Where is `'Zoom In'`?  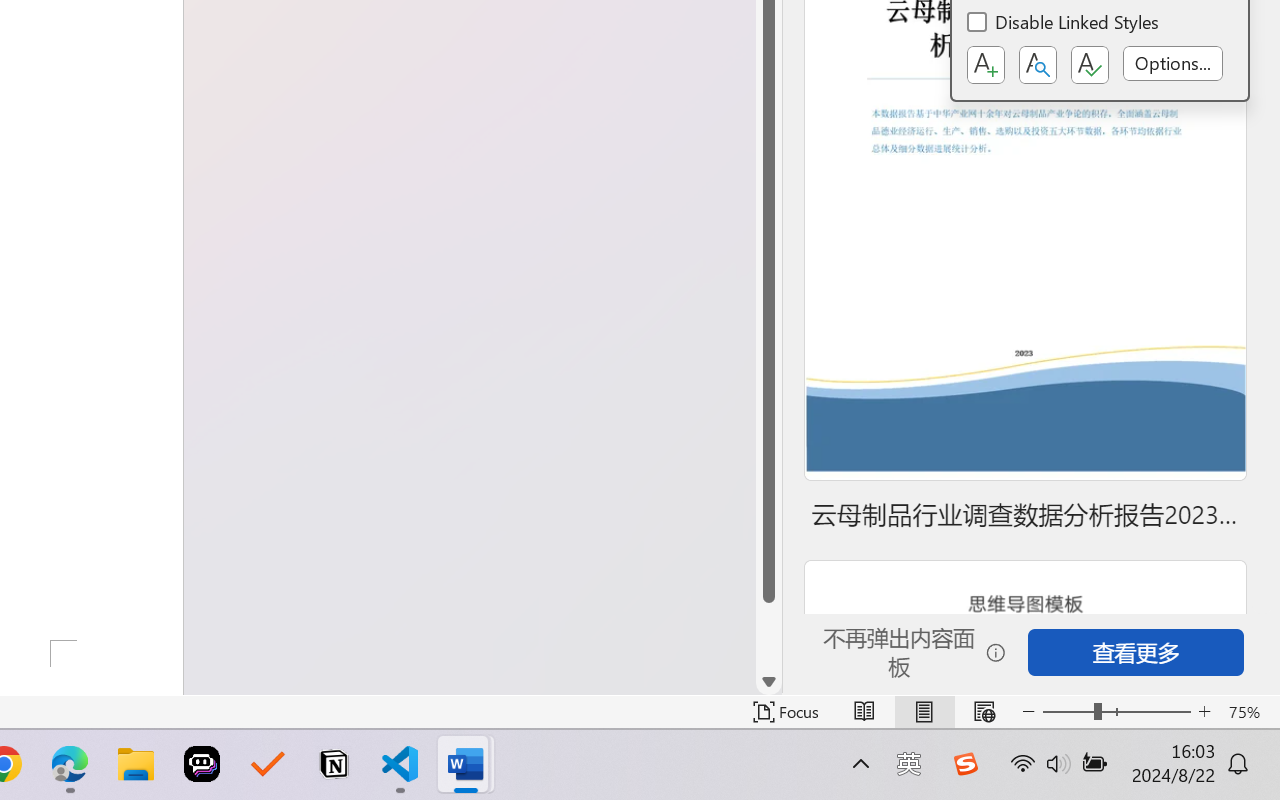 'Zoom In' is located at coordinates (1204, 711).